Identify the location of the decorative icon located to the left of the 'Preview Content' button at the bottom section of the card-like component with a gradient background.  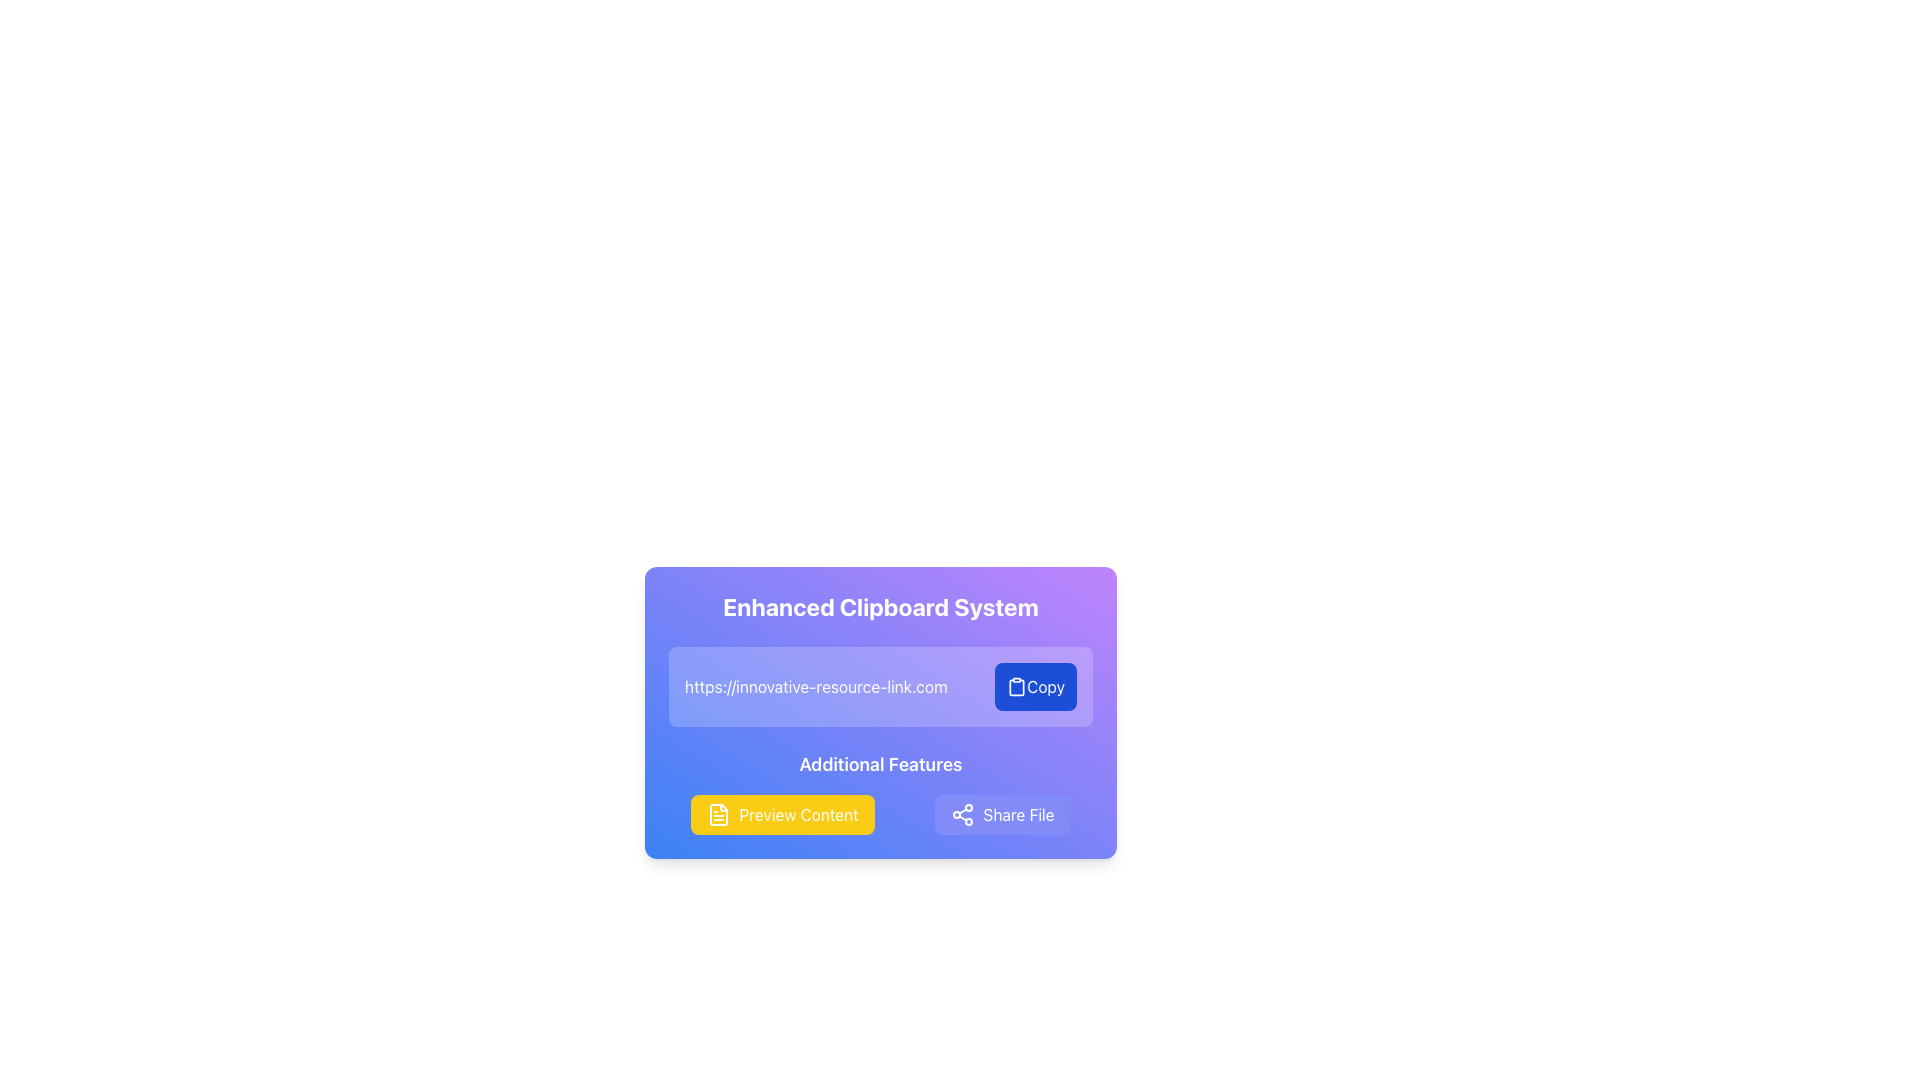
(719, 814).